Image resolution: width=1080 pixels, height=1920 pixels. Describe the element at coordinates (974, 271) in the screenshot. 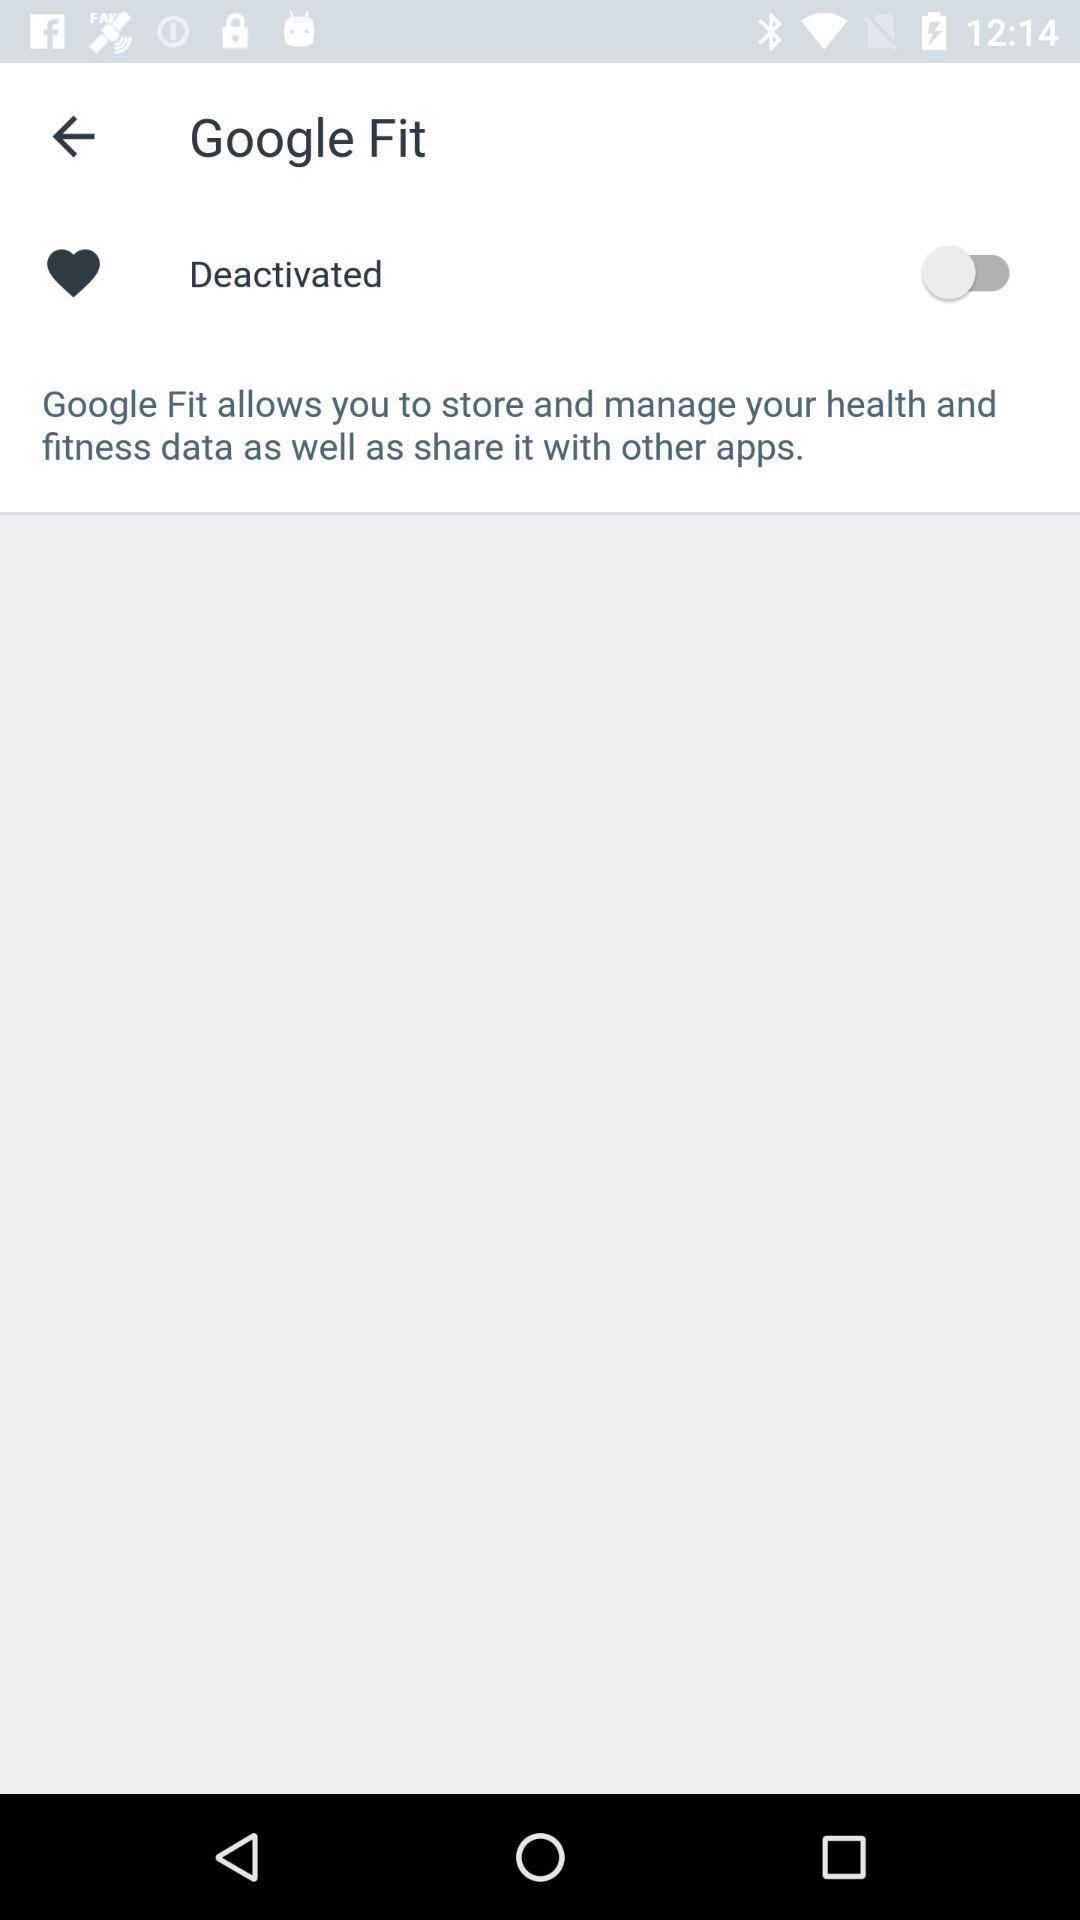

I see `on/off` at that location.